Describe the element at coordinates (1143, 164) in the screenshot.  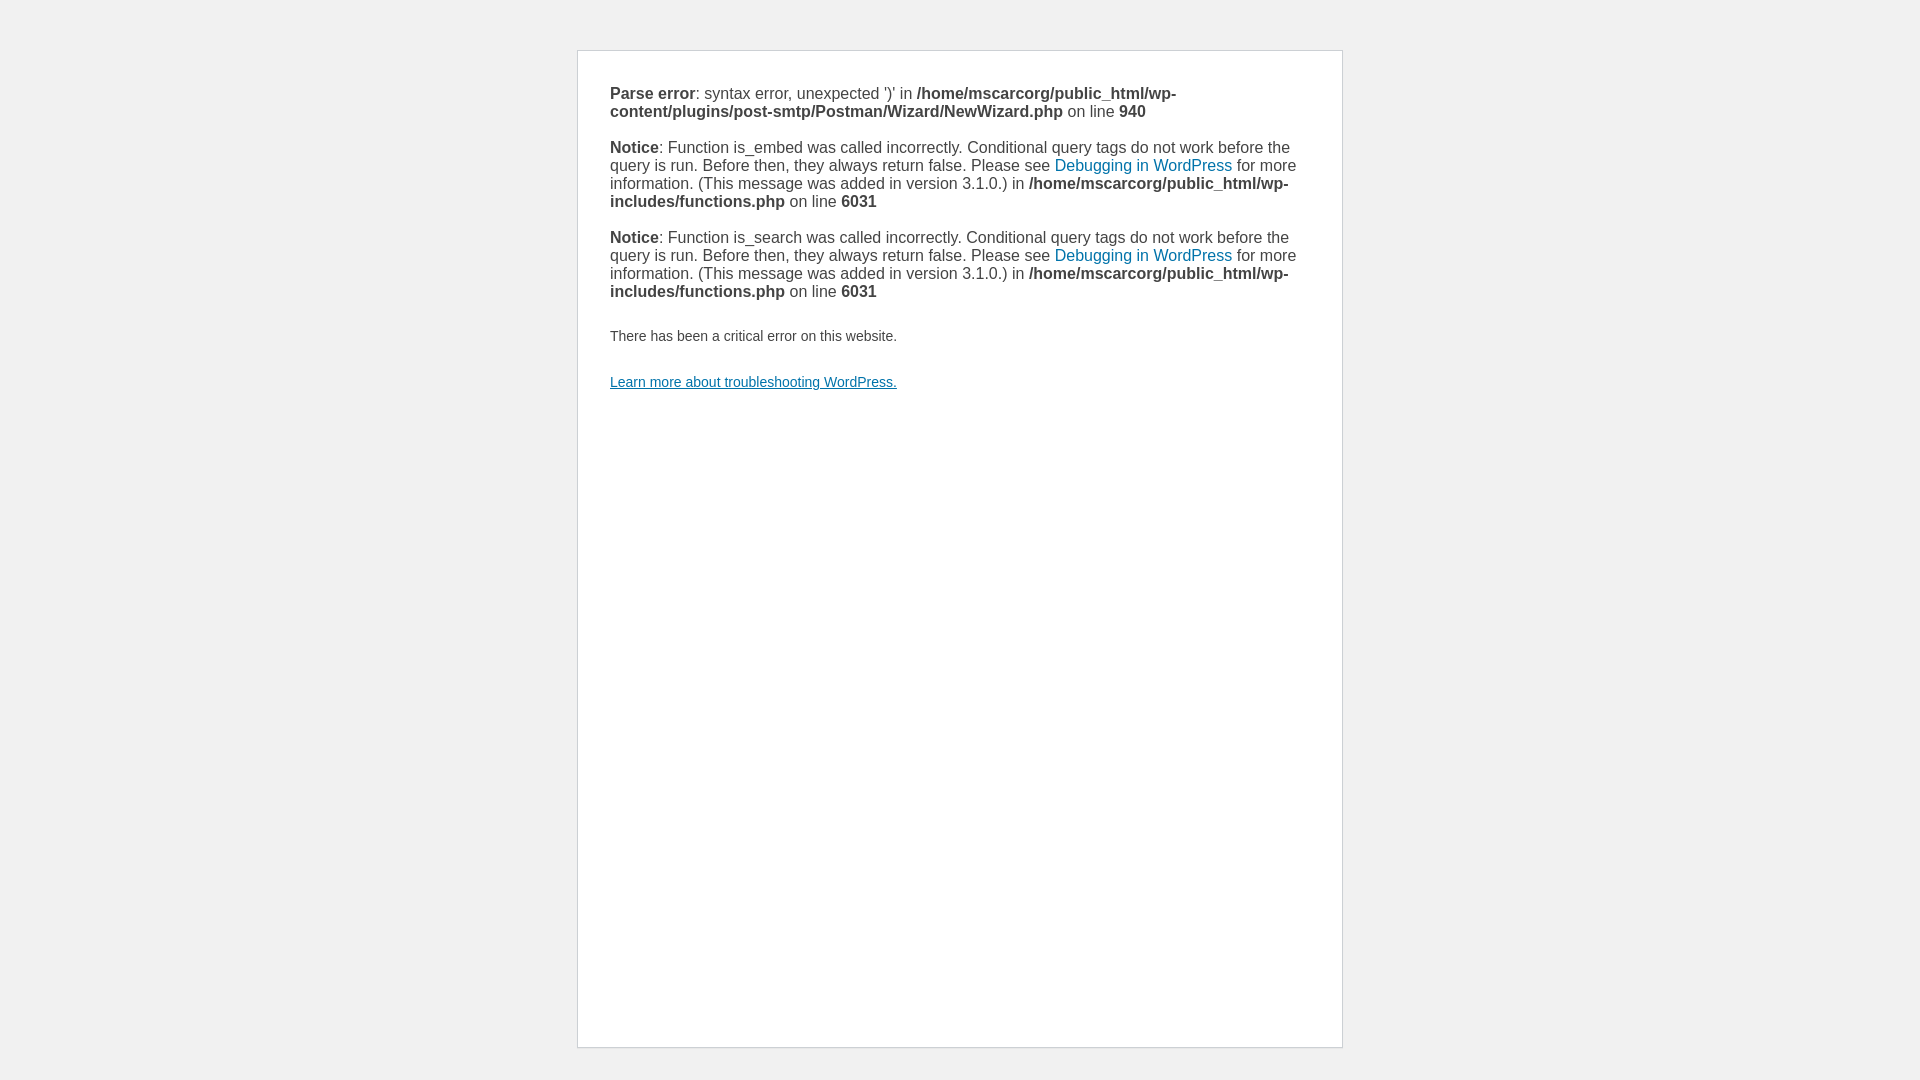
I see `'Debugging in WordPress'` at that location.